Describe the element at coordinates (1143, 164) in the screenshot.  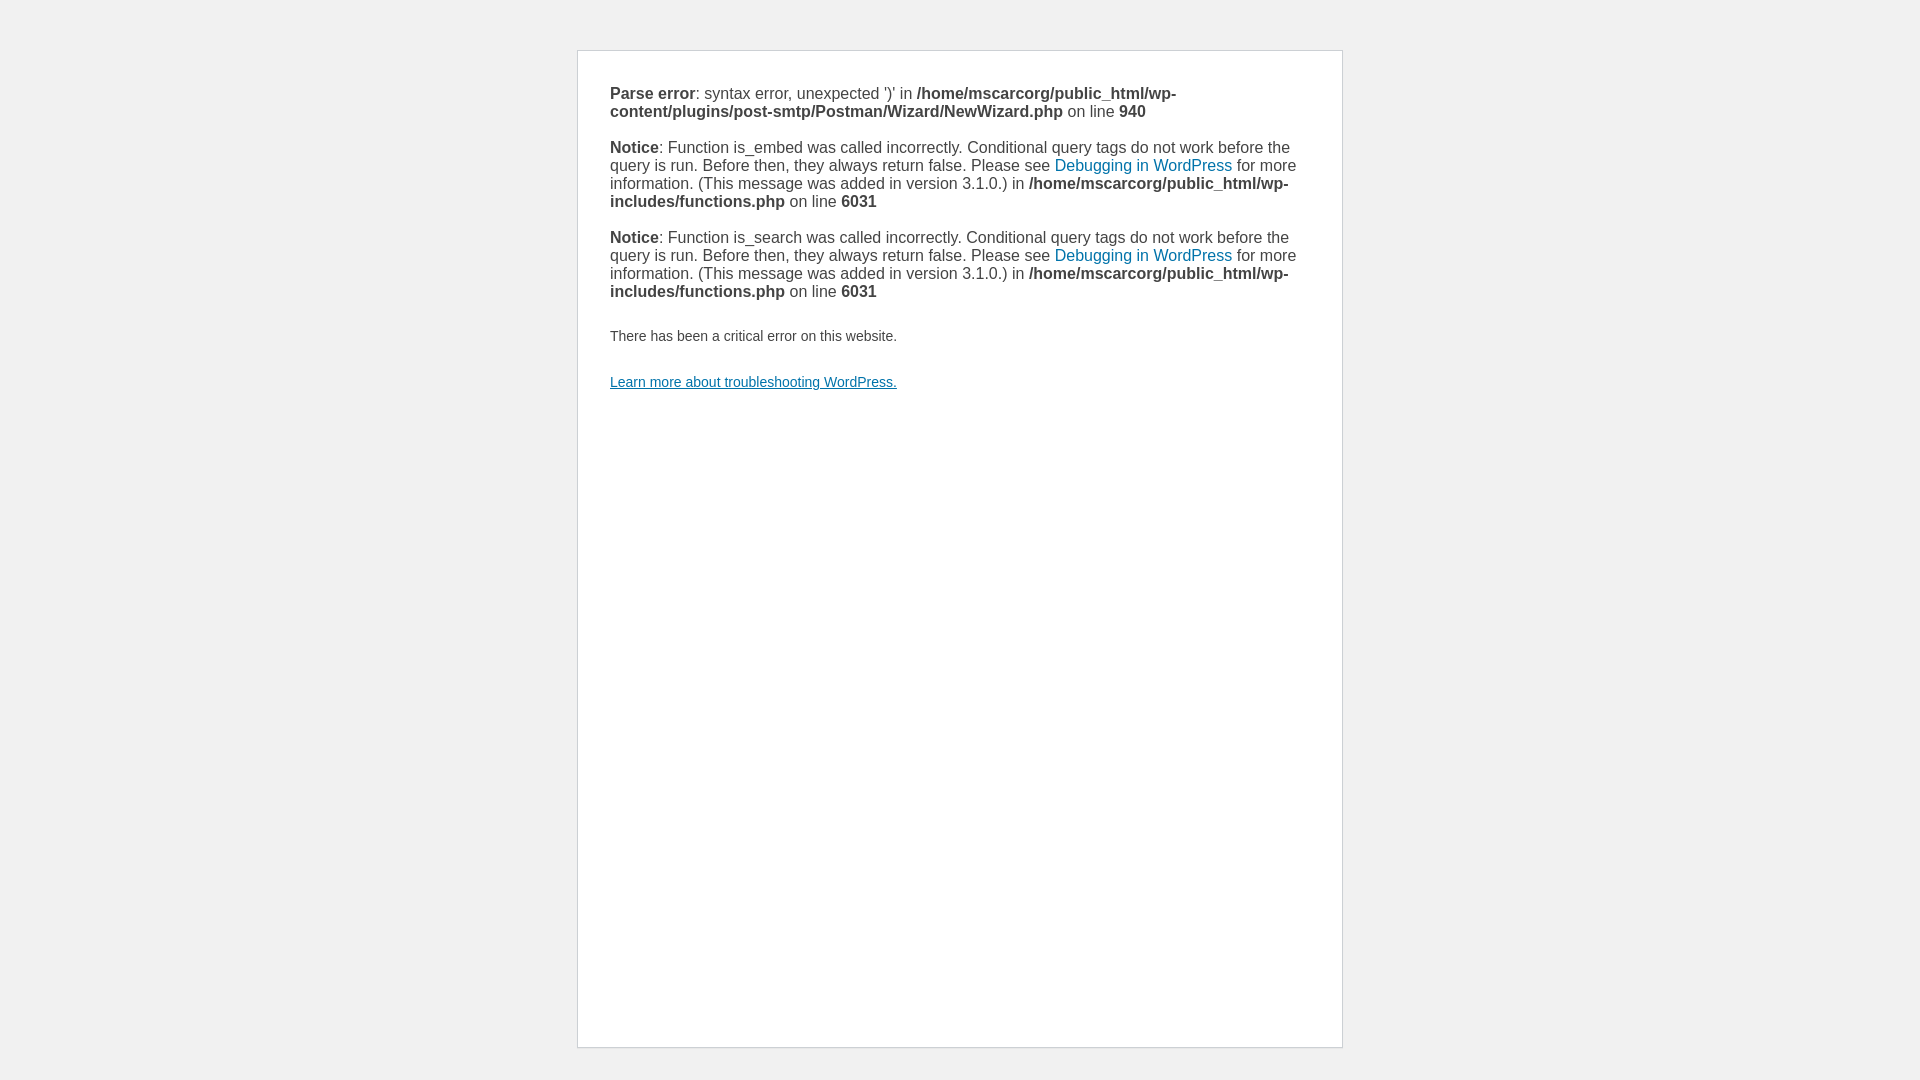
I see `'Debugging in WordPress'` at that location.